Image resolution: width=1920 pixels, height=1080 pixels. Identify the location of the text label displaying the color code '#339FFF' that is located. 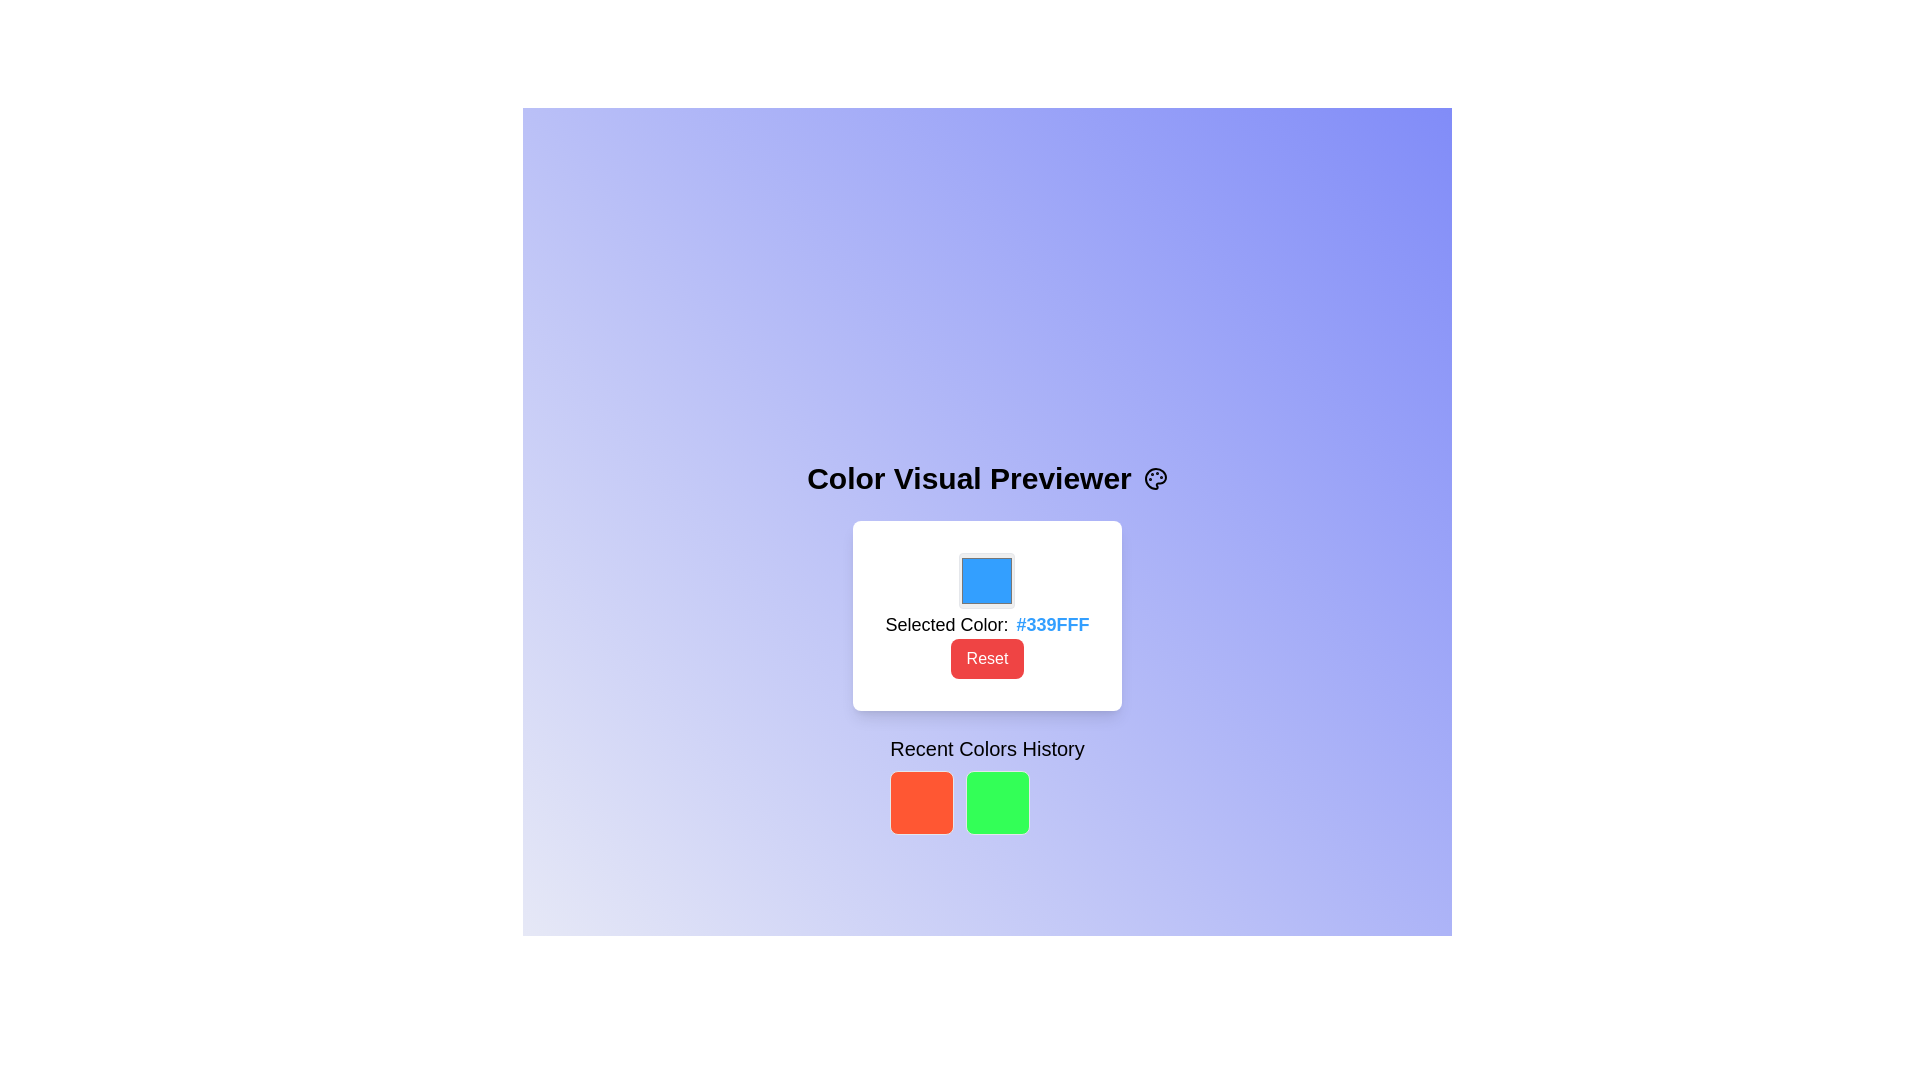
(1052, 623).